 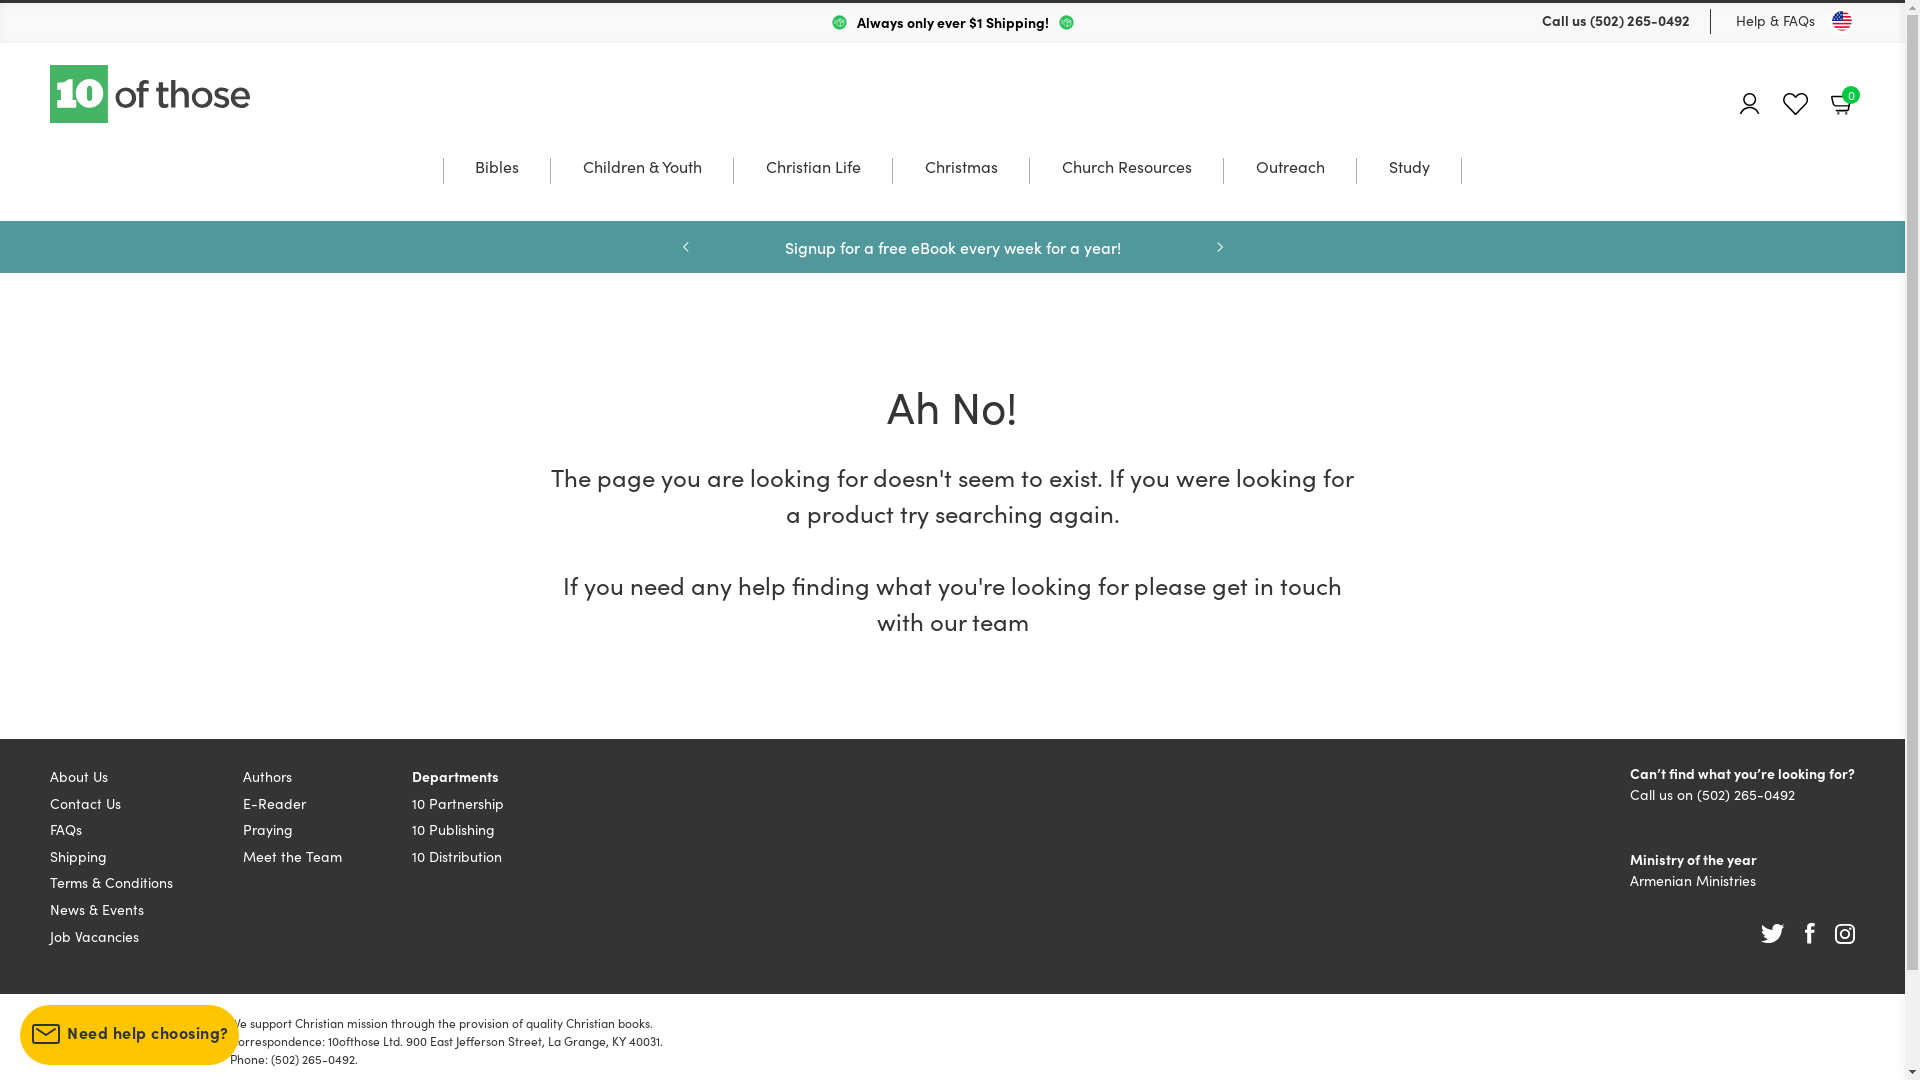 I want to click on 'get in touch', so click(x=1275, y=584).